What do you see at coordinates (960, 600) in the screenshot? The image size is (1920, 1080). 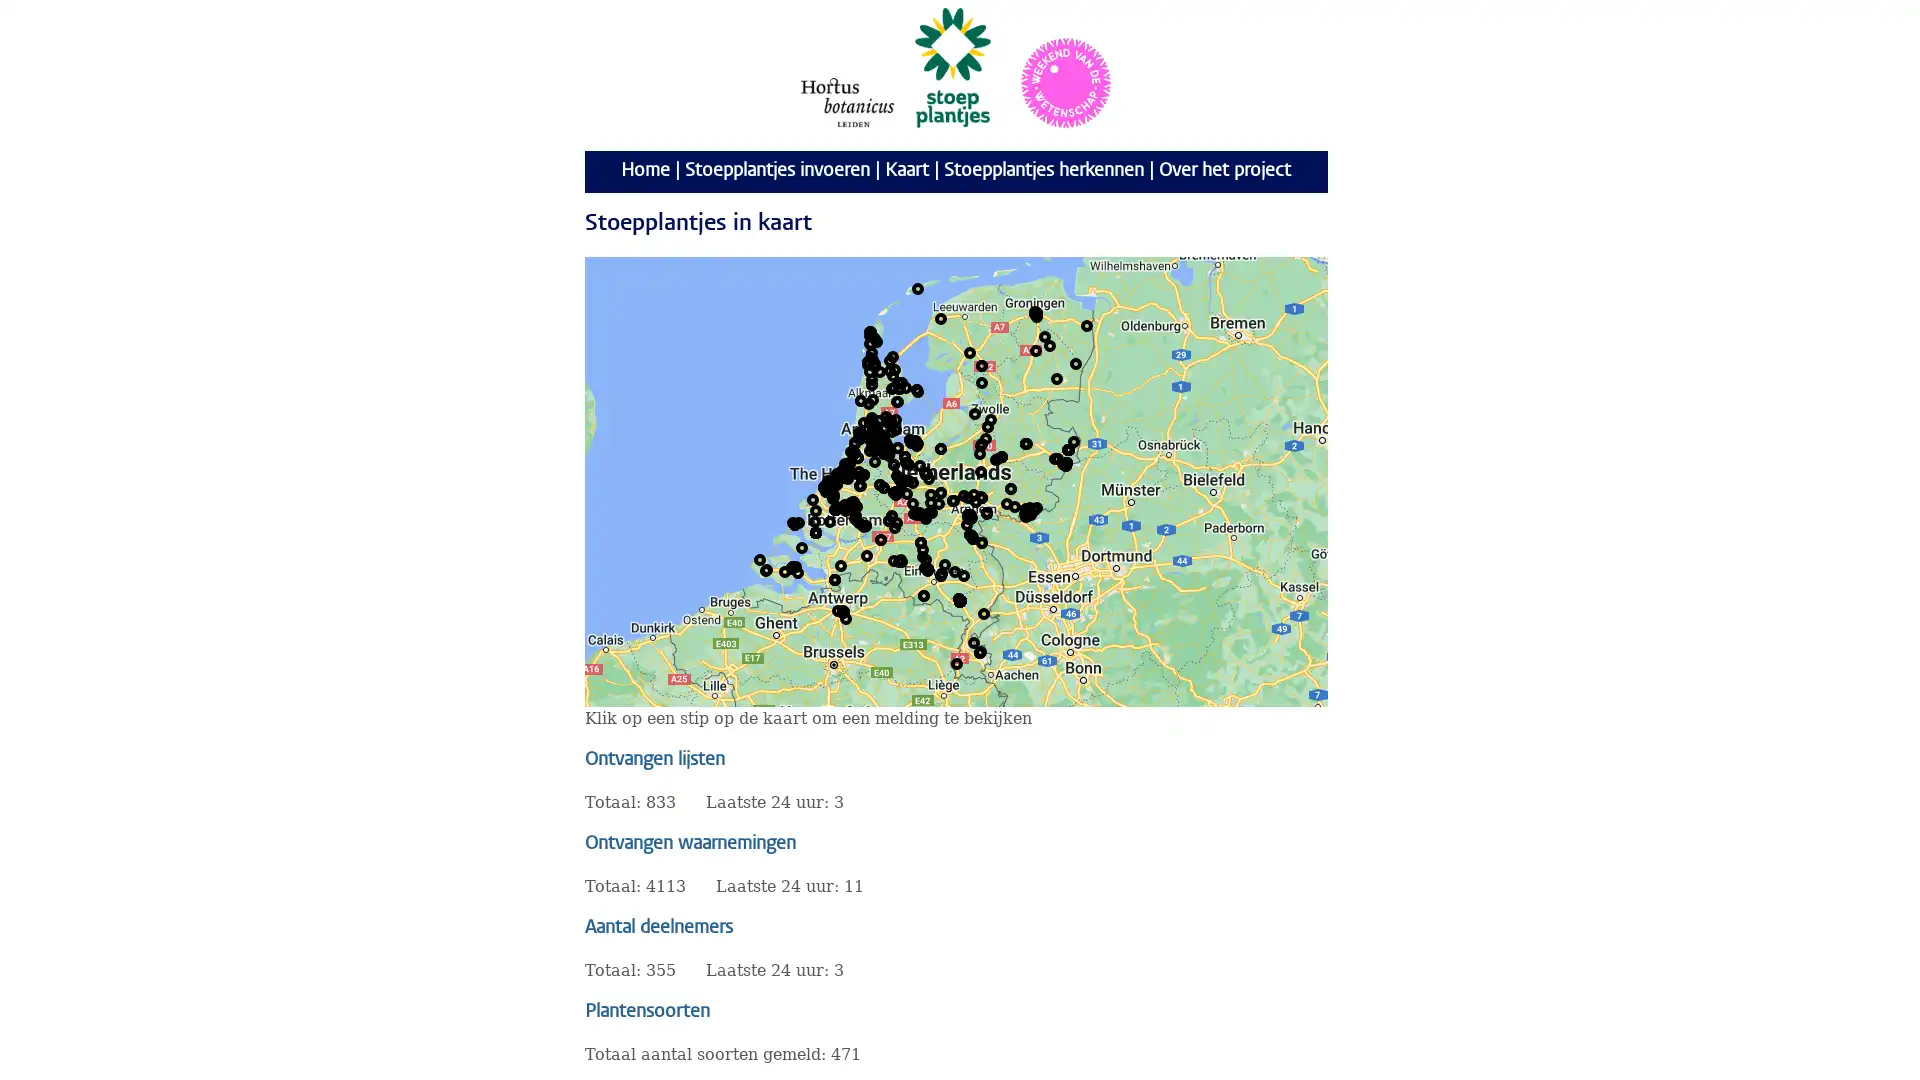 I see `Telling van Ton Frenken op 10 juni 2022` at bounding box center [960, 600].